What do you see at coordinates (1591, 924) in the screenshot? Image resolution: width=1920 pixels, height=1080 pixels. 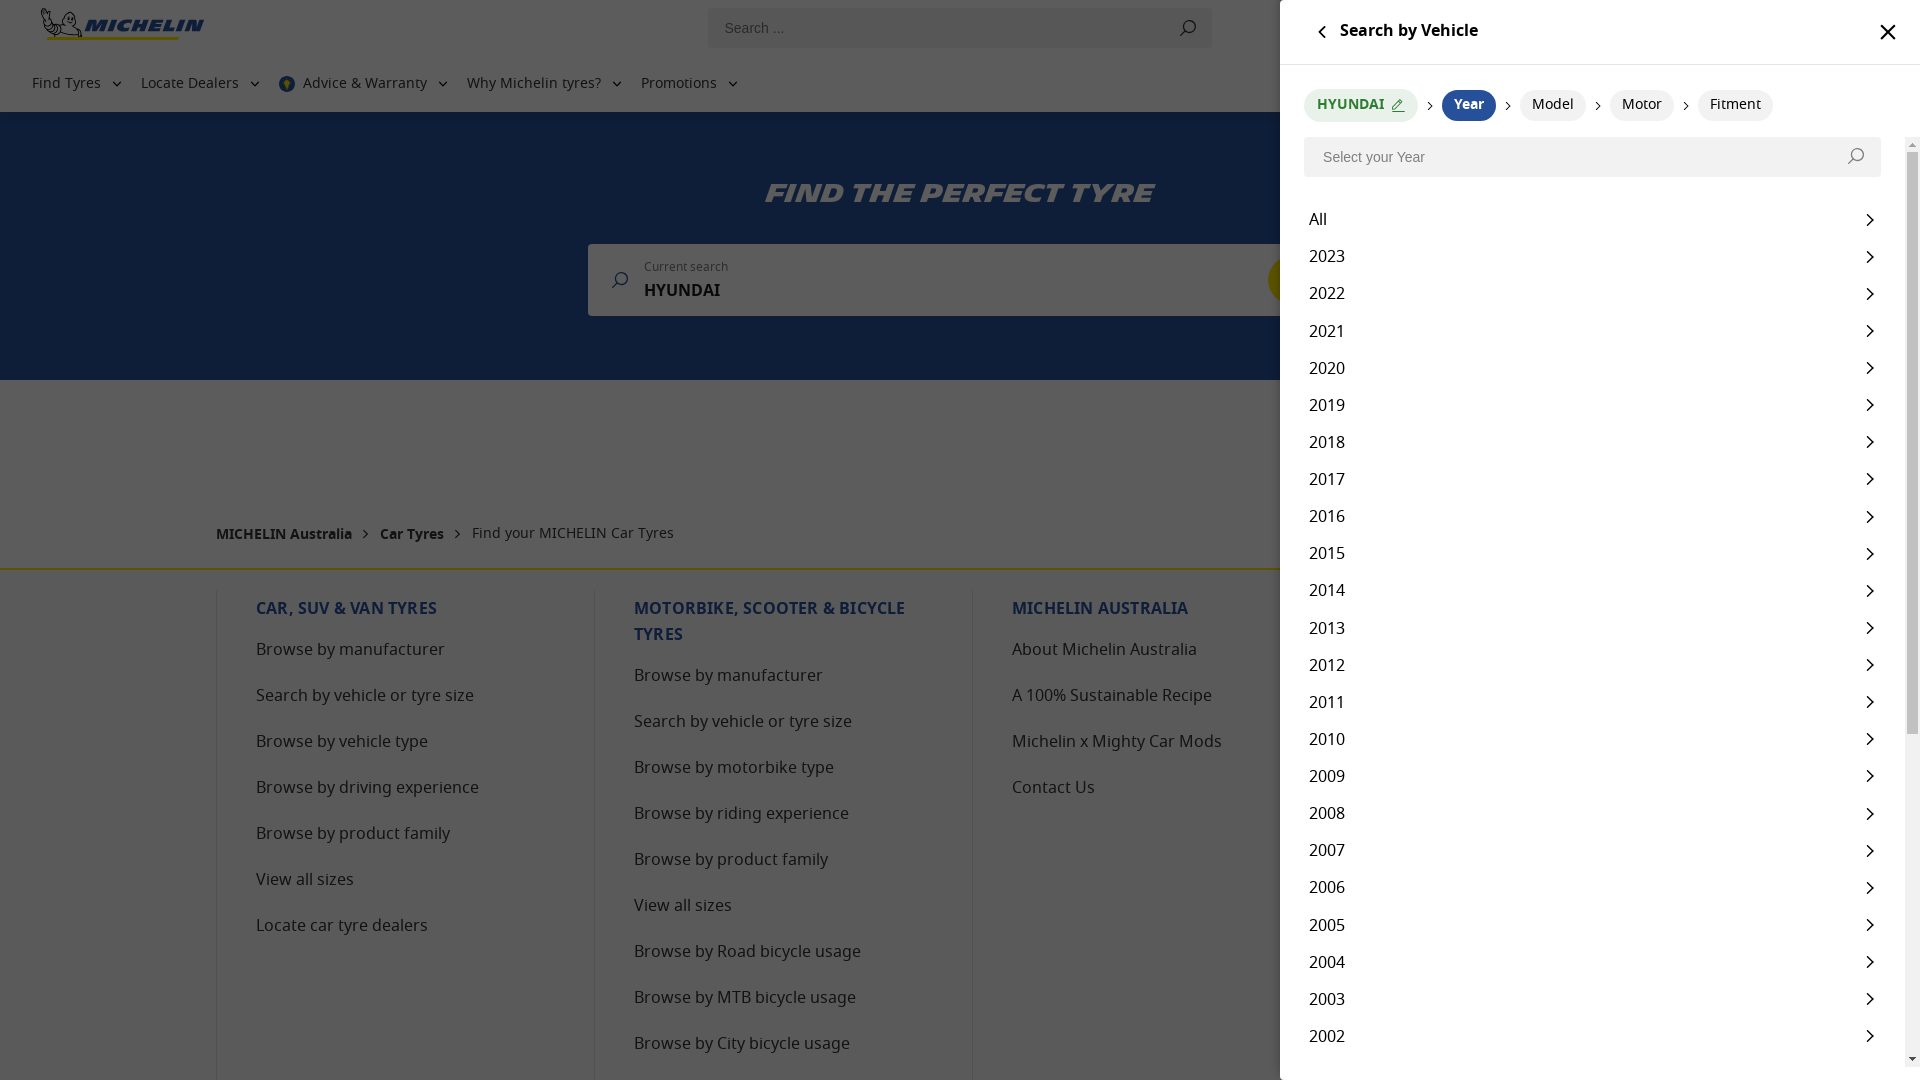 I see `'2005'` at bounding box center [1591, 924].